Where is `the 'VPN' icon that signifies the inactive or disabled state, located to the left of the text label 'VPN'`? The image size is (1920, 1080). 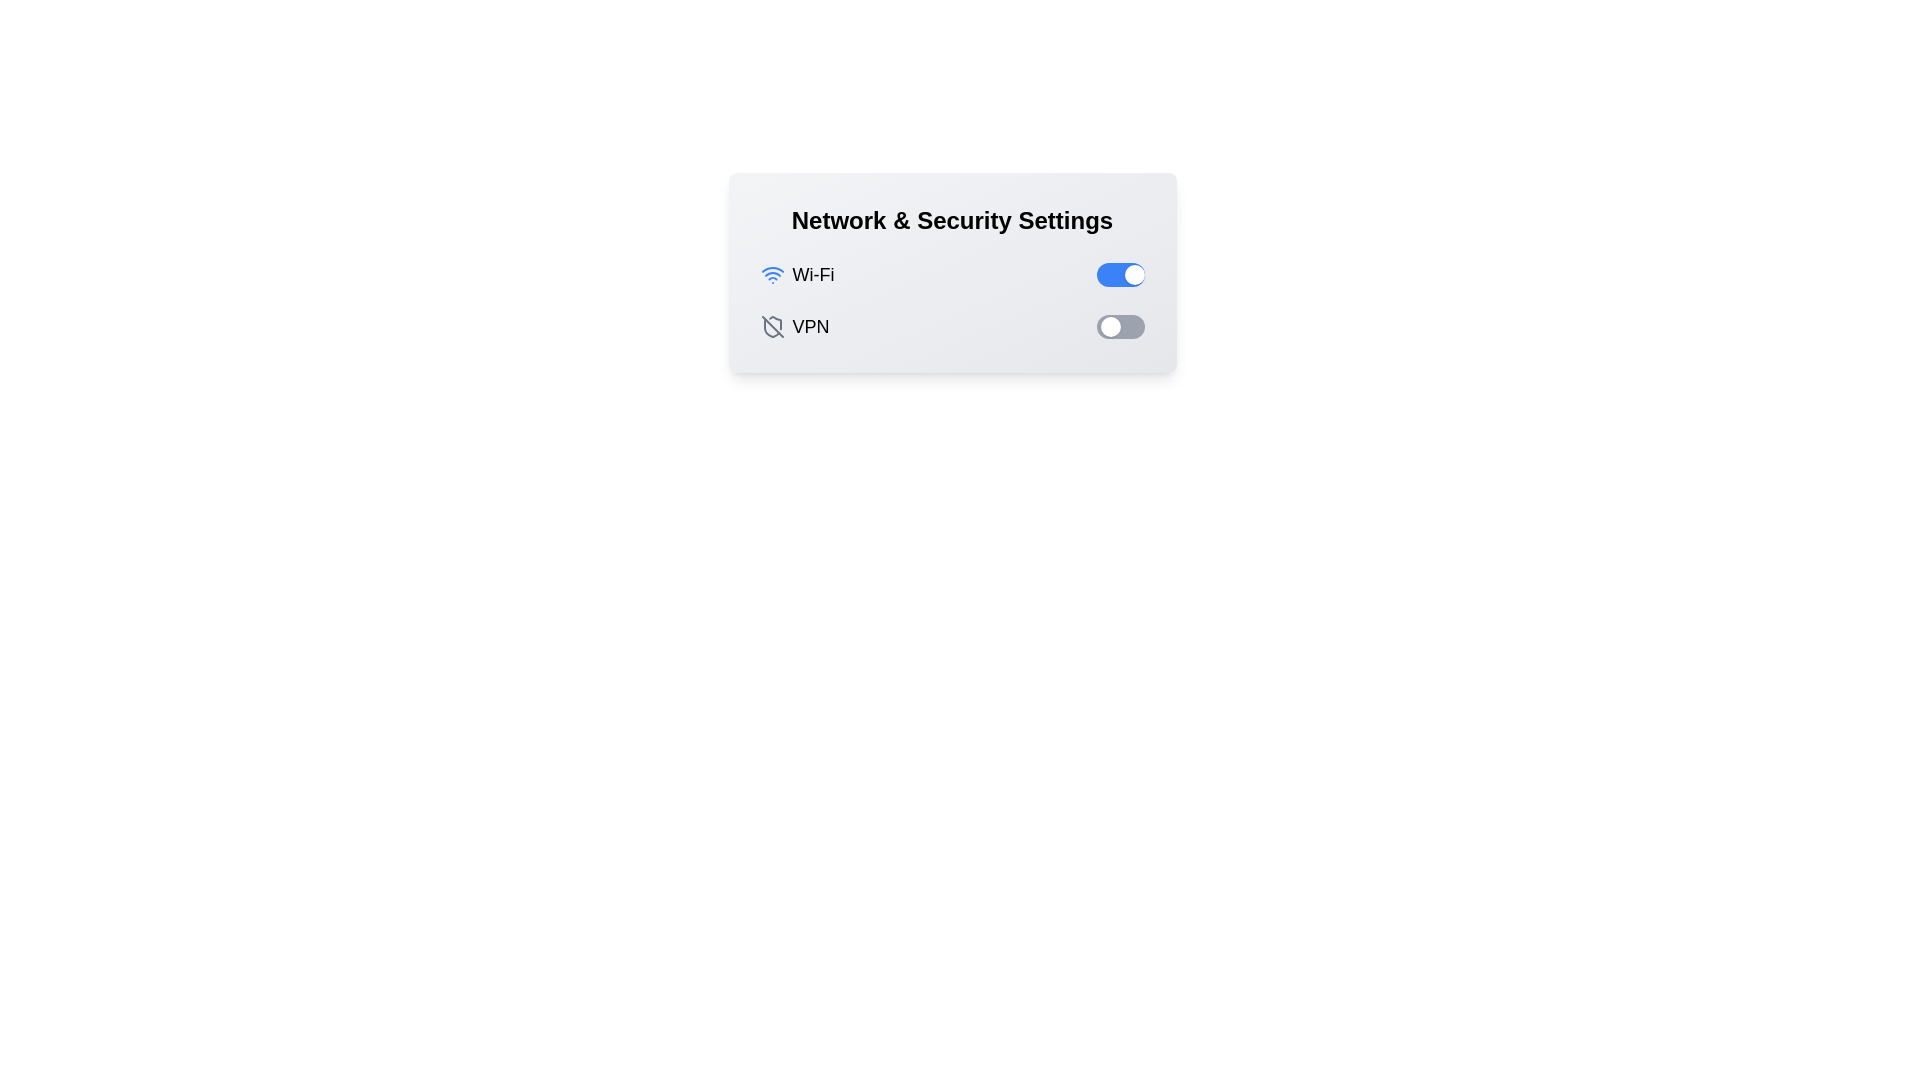
the 'VPN' icon that signifies the inactive or disabled state, located to the left of the text label 'VPN' is located at coordinates (771, 326).